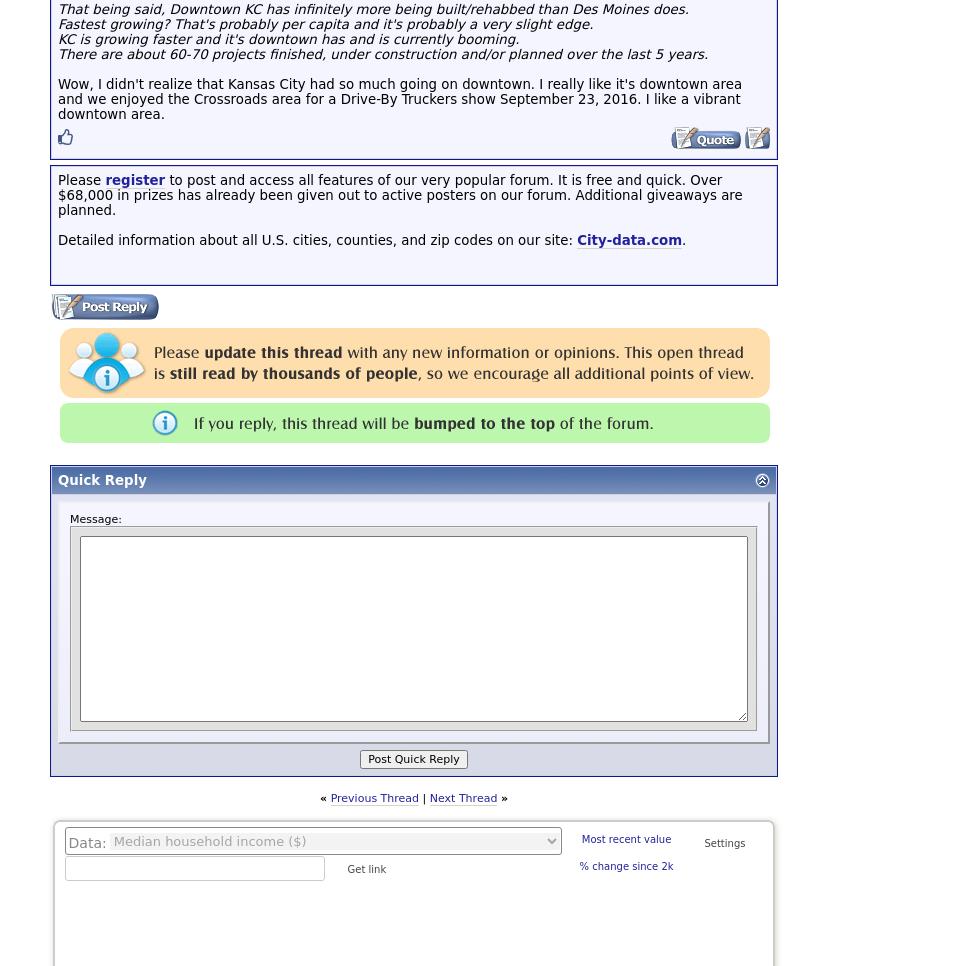 The image size is (953, 966). What do you see at coordinates (104, 179) in the screenshot?
I see `'register'` at bounding box center [104, 179].